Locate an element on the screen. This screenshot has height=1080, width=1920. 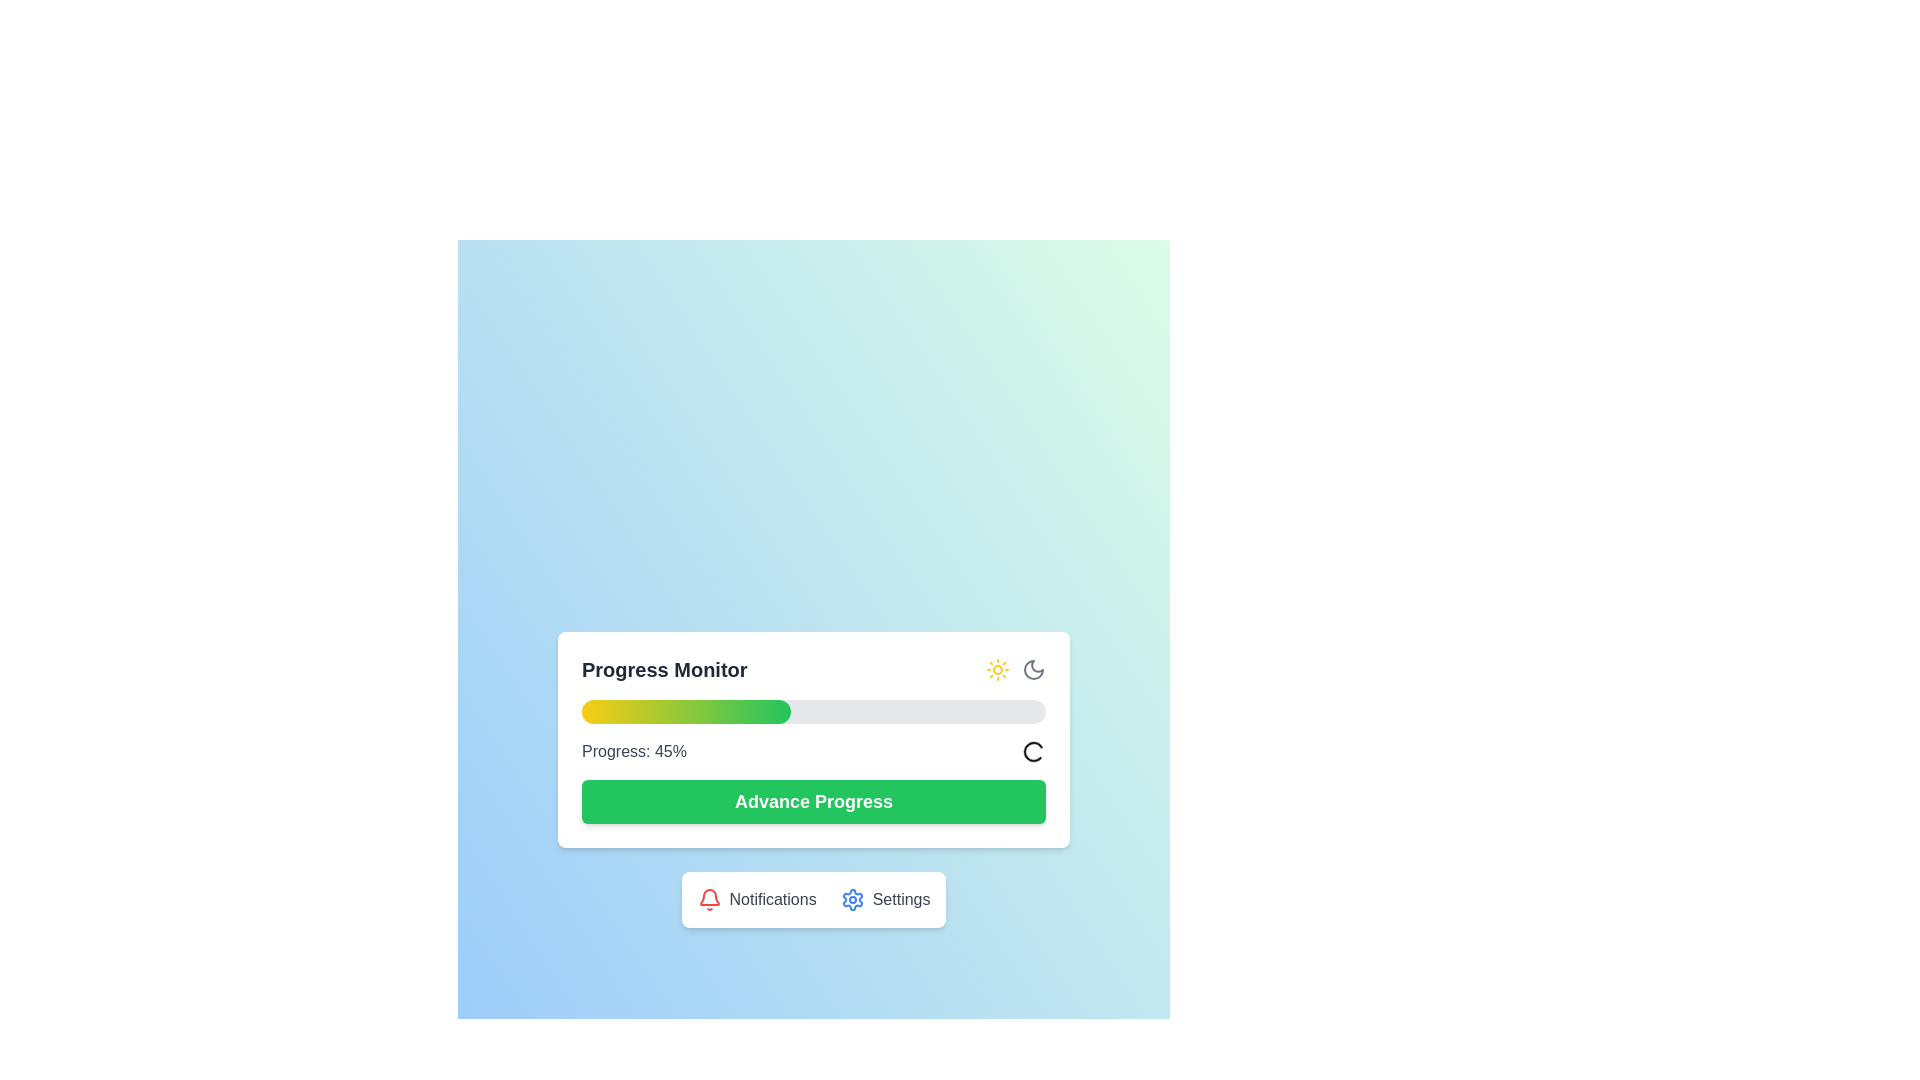
the loading spinner located at the far-right edge of the 'Progress: 45%' section, which indicates an ongoing process is located at coordinates (1033, 752).